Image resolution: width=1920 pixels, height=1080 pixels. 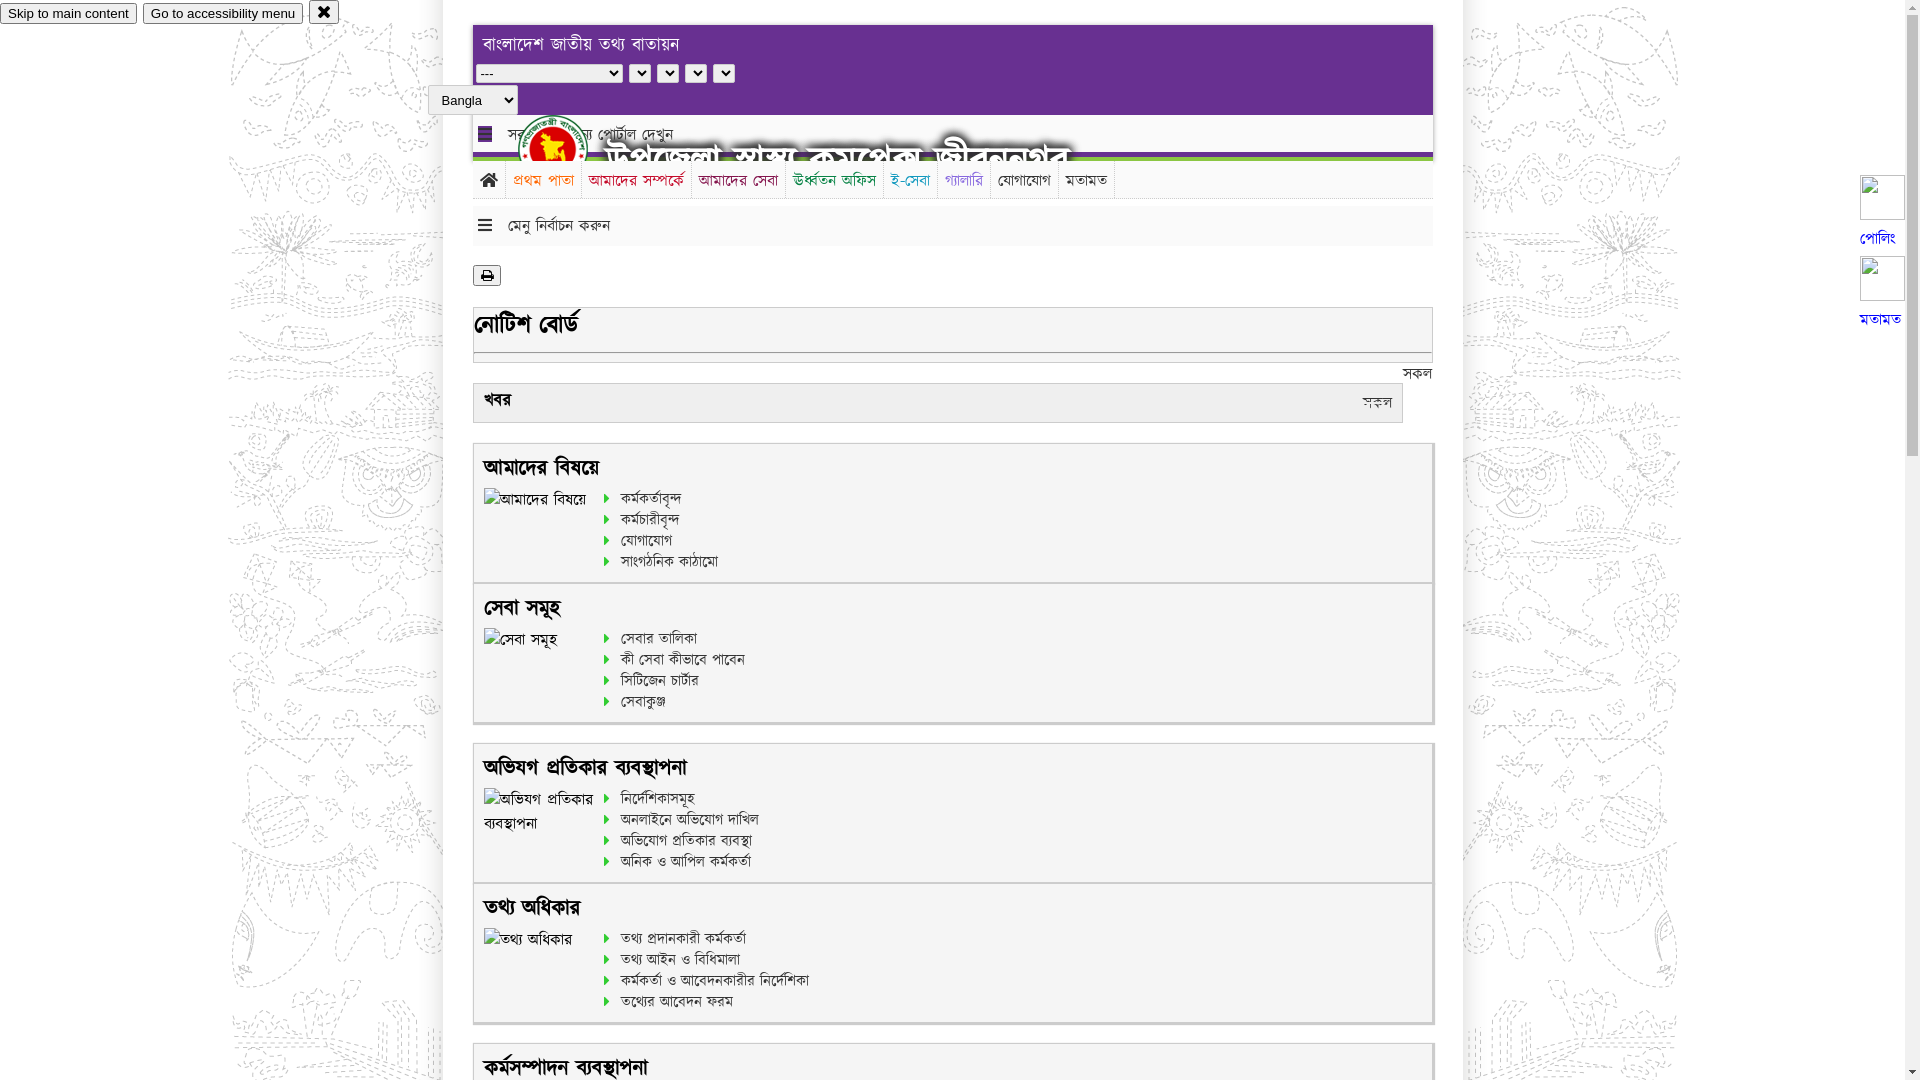 I want to click on 'Go to accessibility menu', so click(x=222, y=13).